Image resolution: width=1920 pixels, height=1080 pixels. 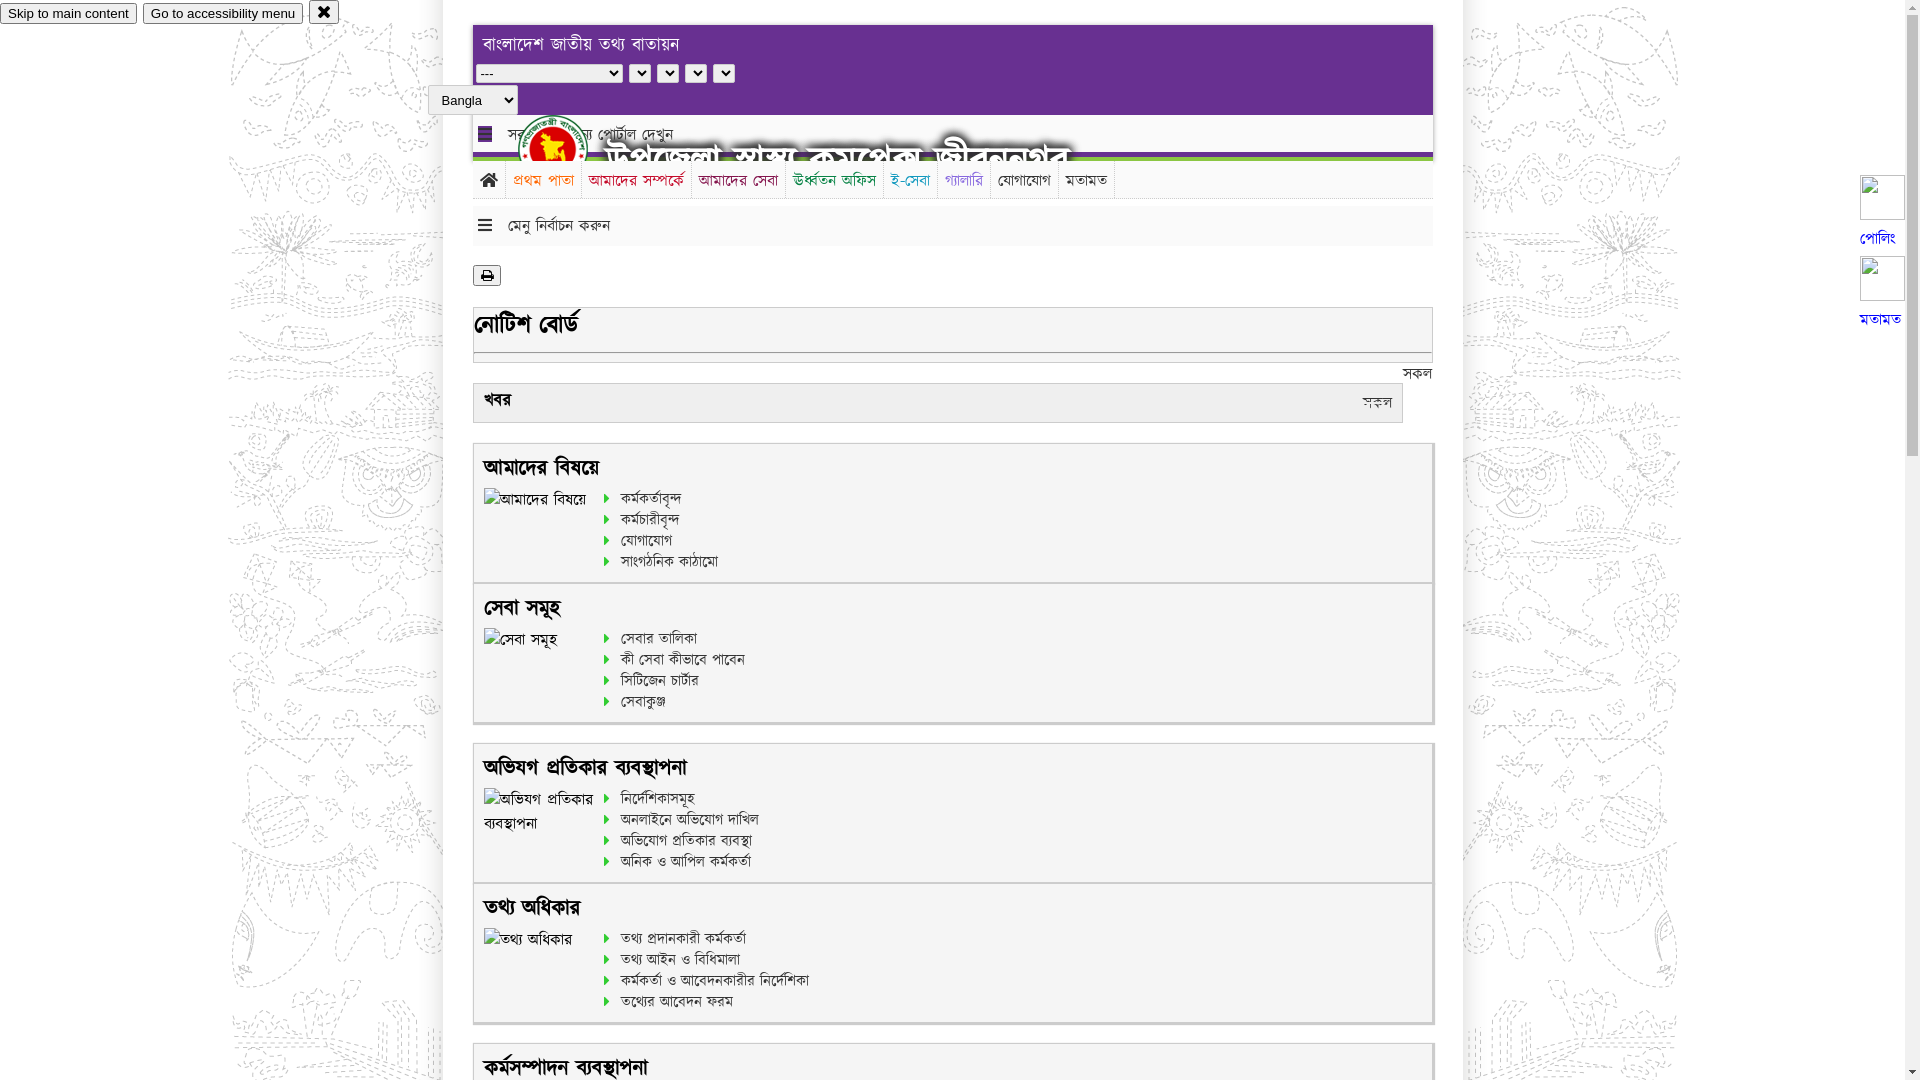 I want to click on 'Go to accessibility menu', so click(x=222, y=13).